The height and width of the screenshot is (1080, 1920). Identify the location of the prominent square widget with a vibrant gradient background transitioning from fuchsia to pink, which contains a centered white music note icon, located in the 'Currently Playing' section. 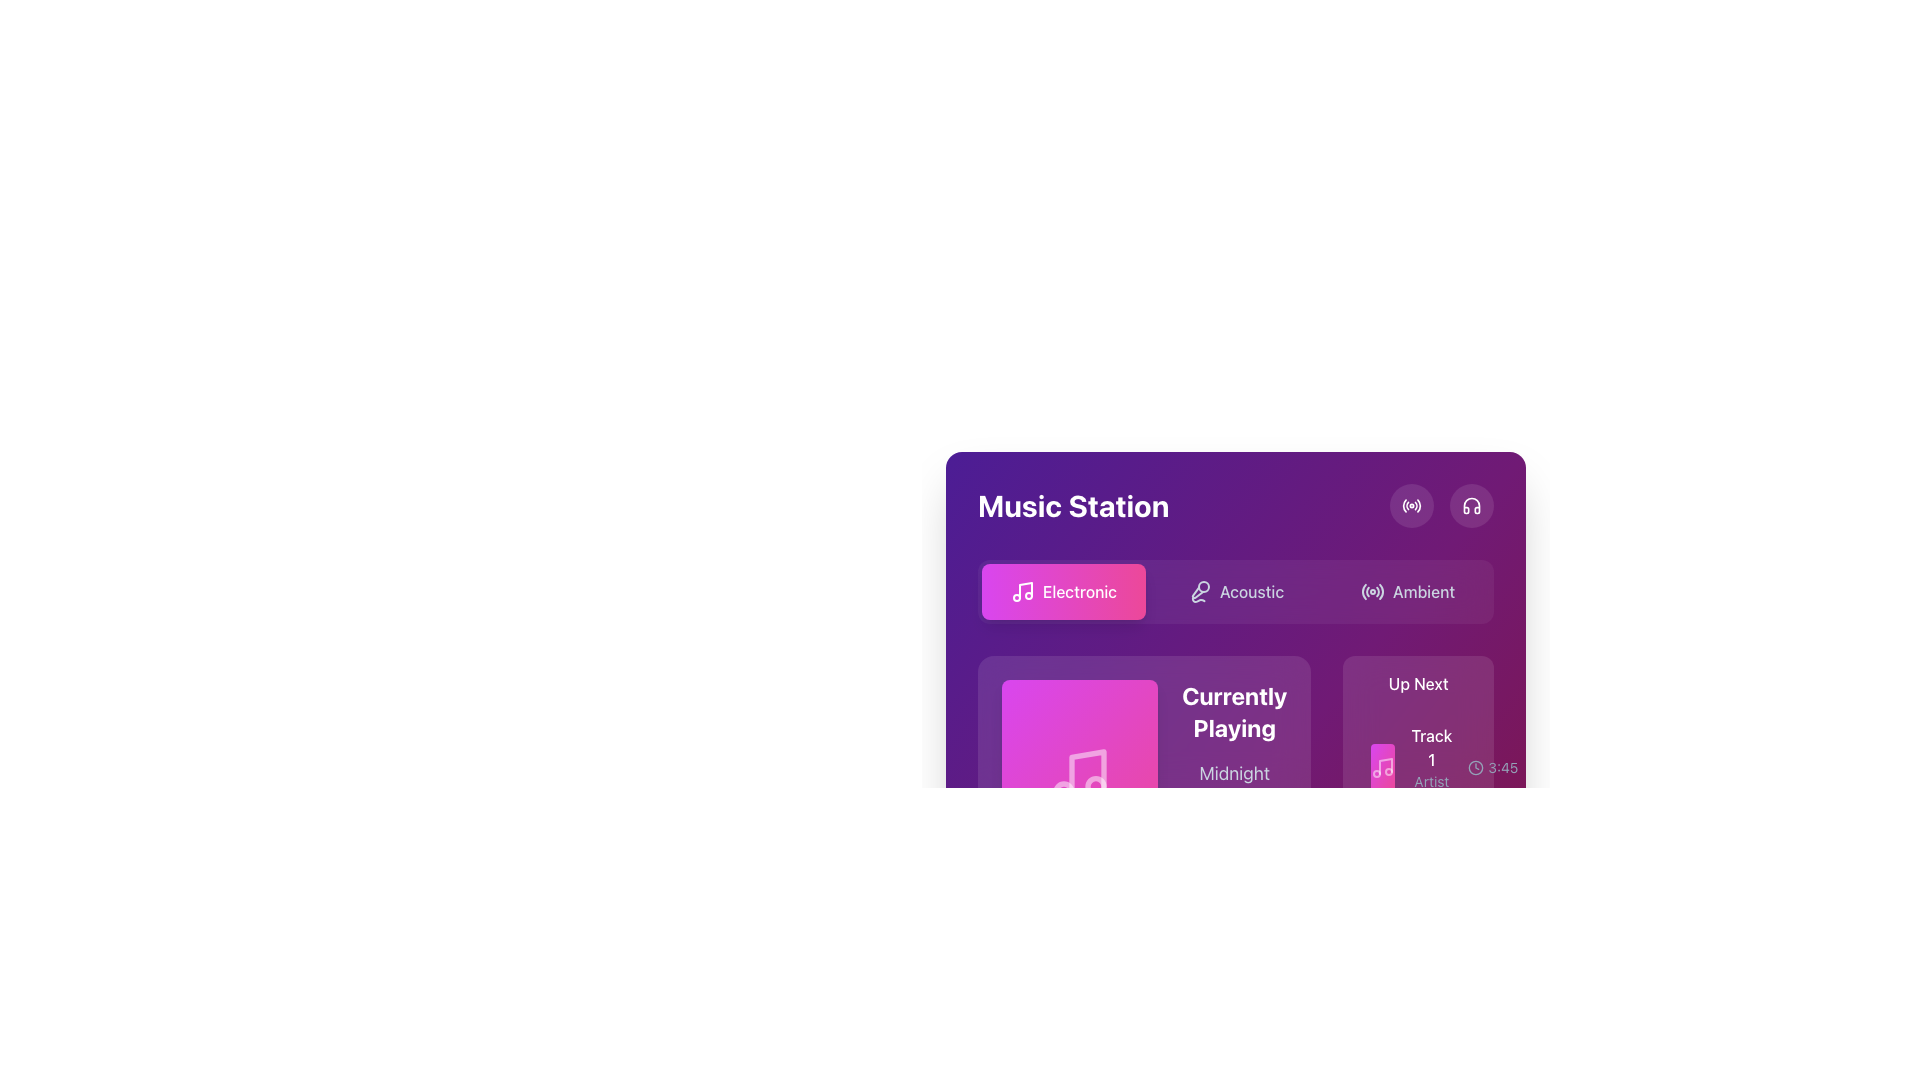
(1079, 774).